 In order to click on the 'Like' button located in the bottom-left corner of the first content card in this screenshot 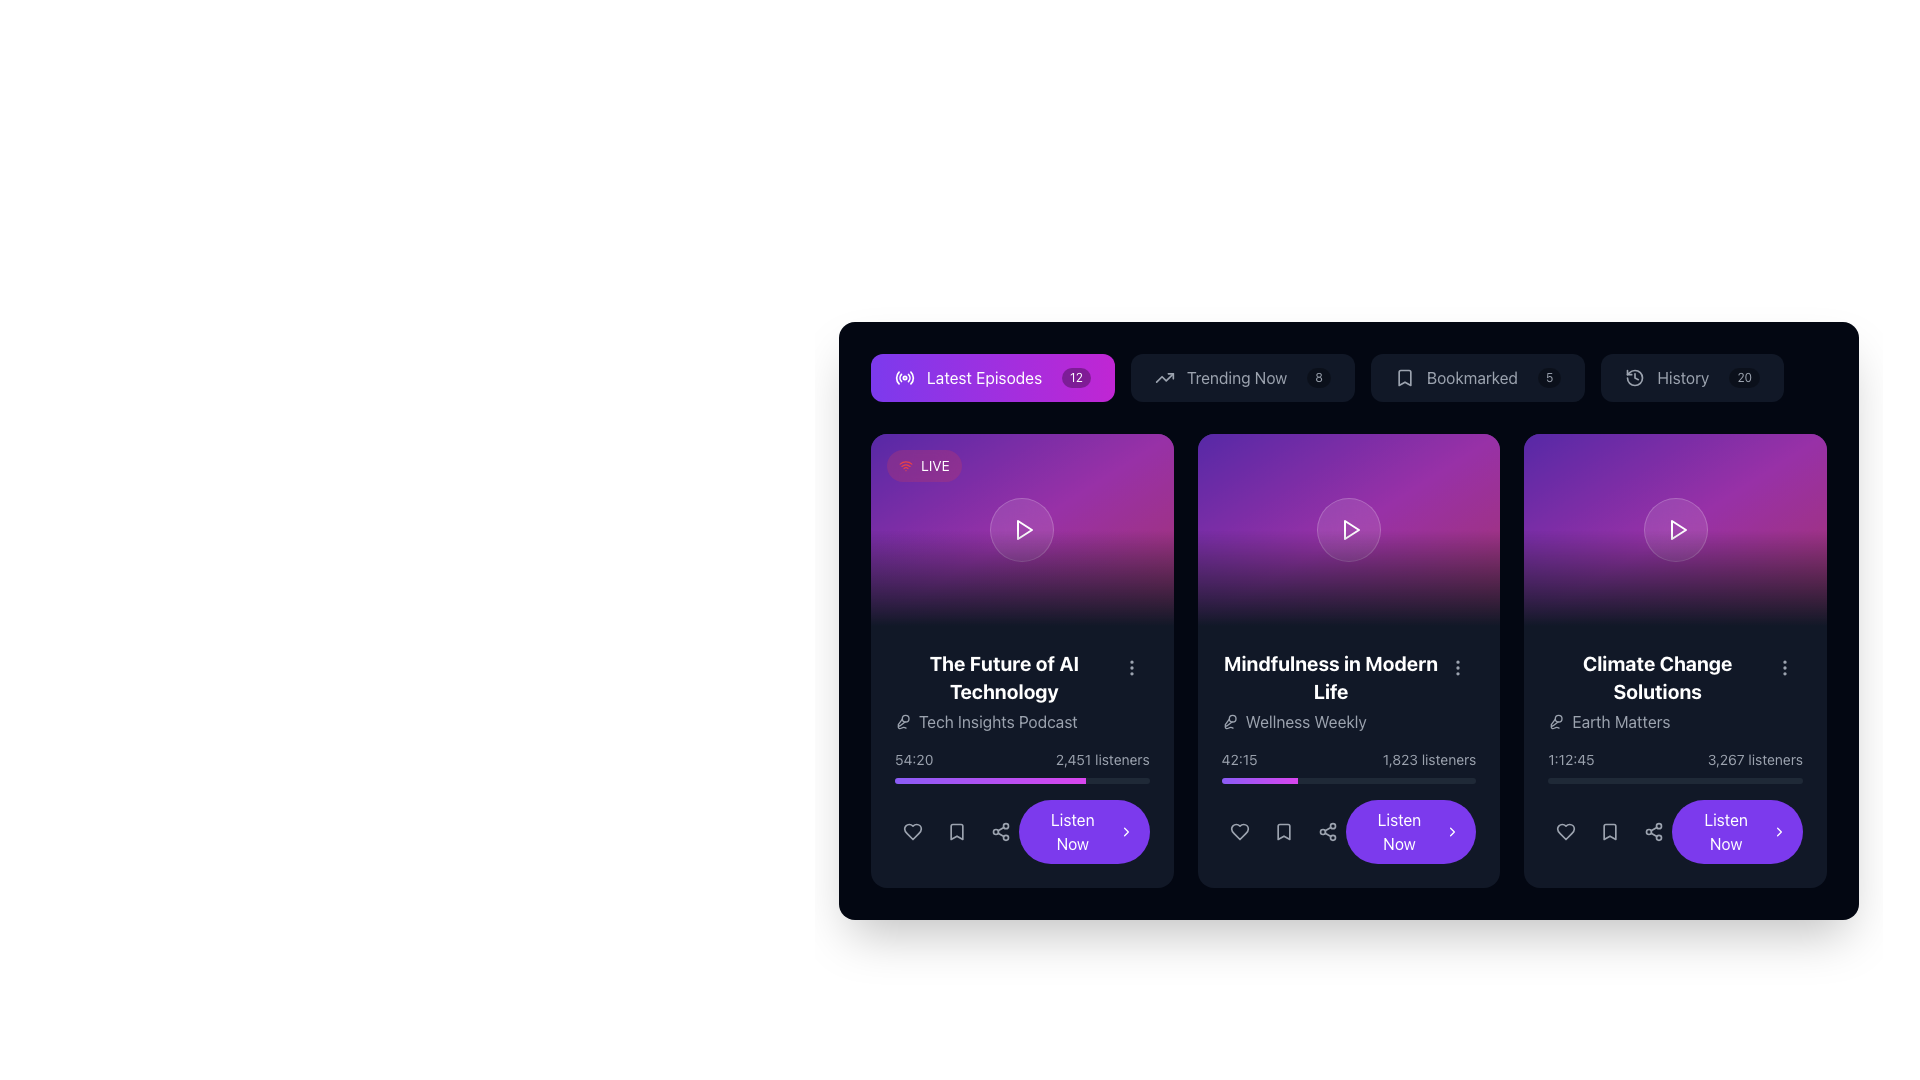, I will do `click(911, 832)`.